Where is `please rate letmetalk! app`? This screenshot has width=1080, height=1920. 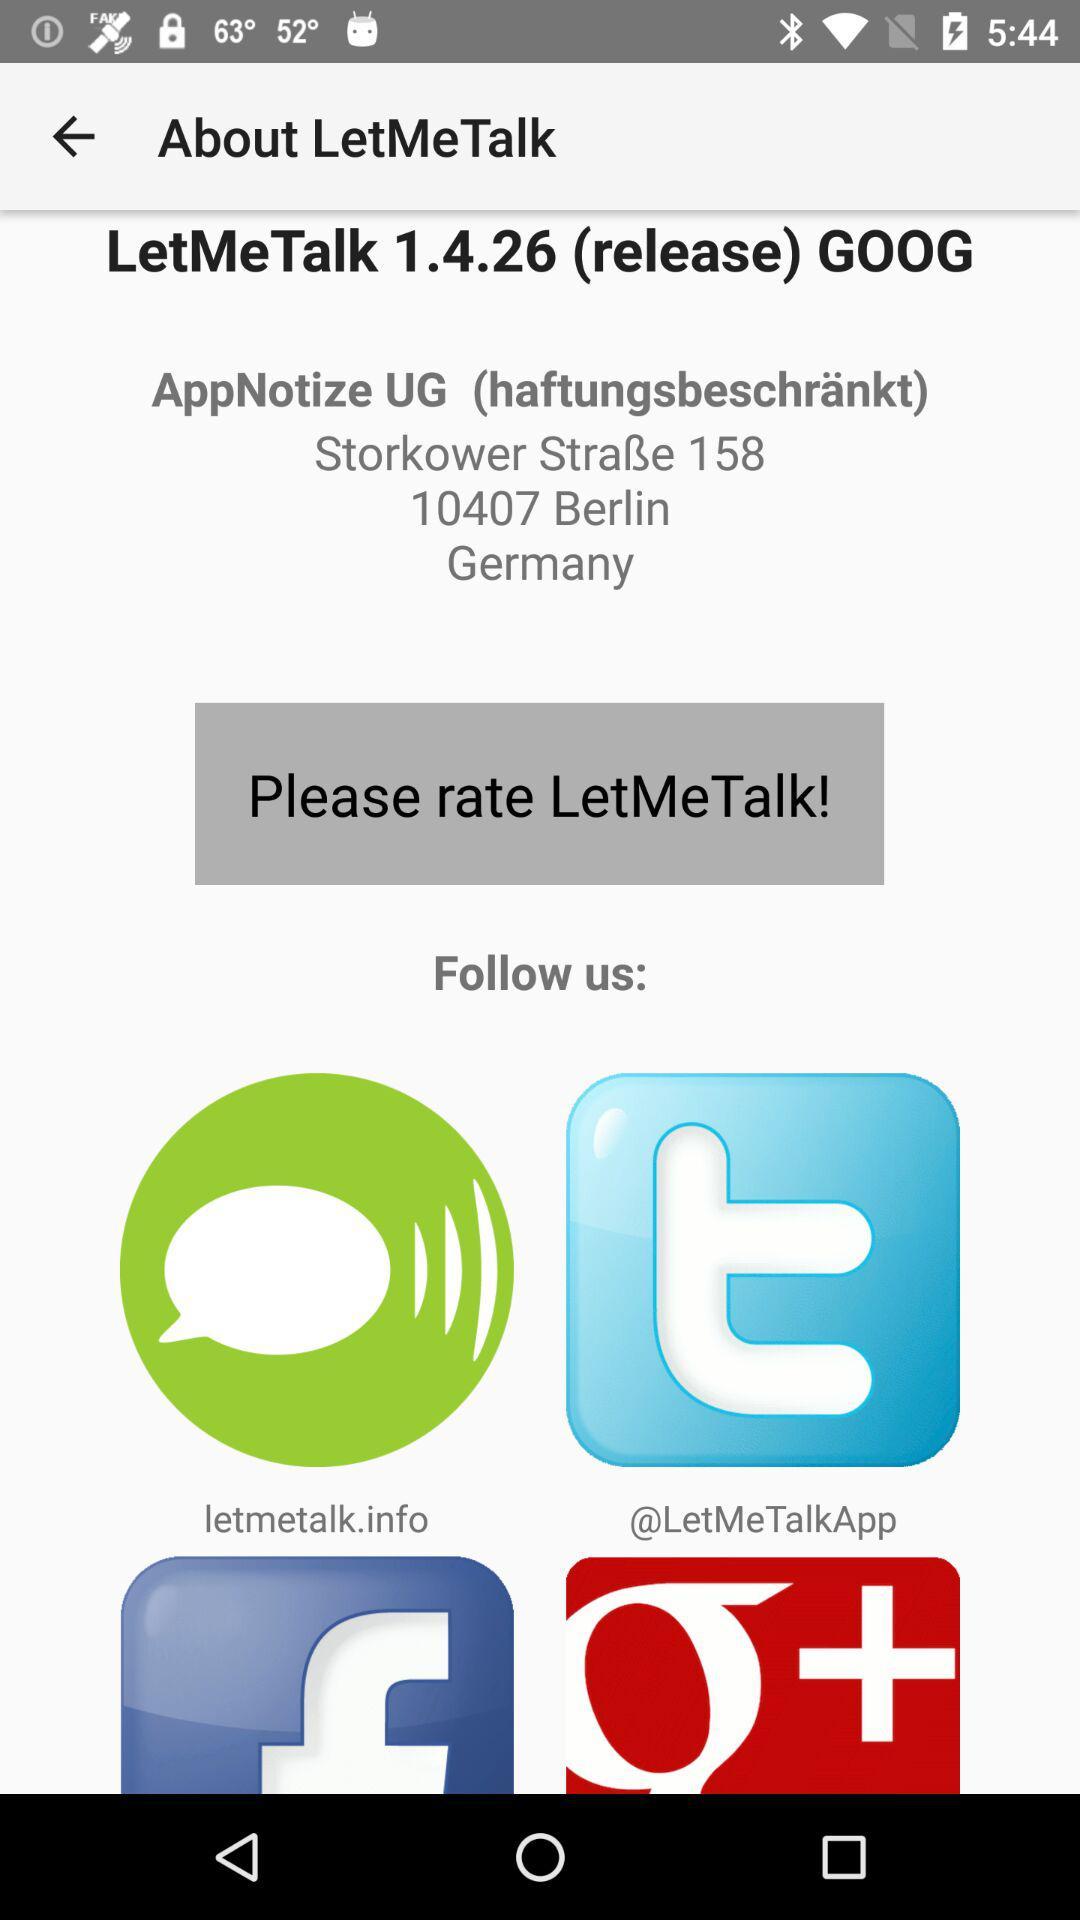 please rate letmetalk! app is located at coordinates (538, 792).